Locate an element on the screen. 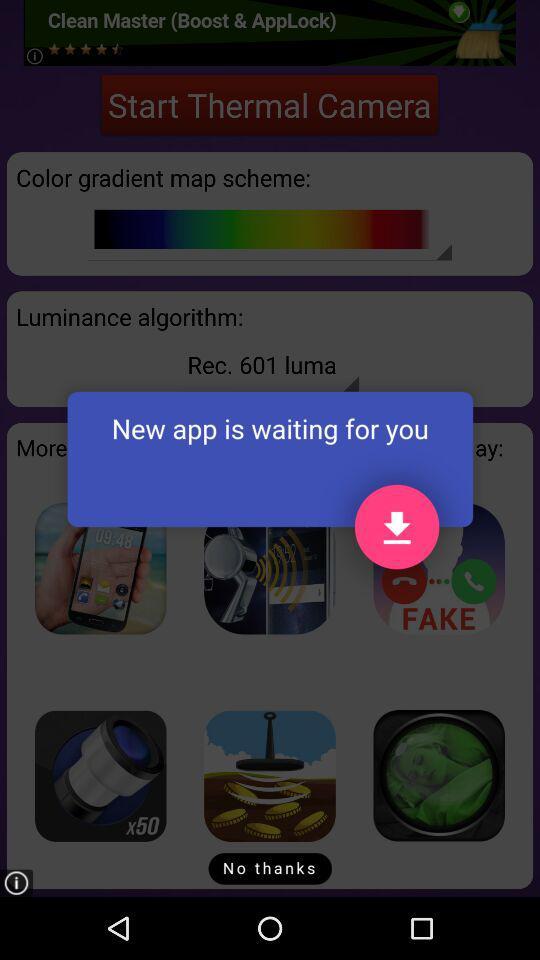 The image size is (540, 960). zoom lens is located at coordinates (99, 775).